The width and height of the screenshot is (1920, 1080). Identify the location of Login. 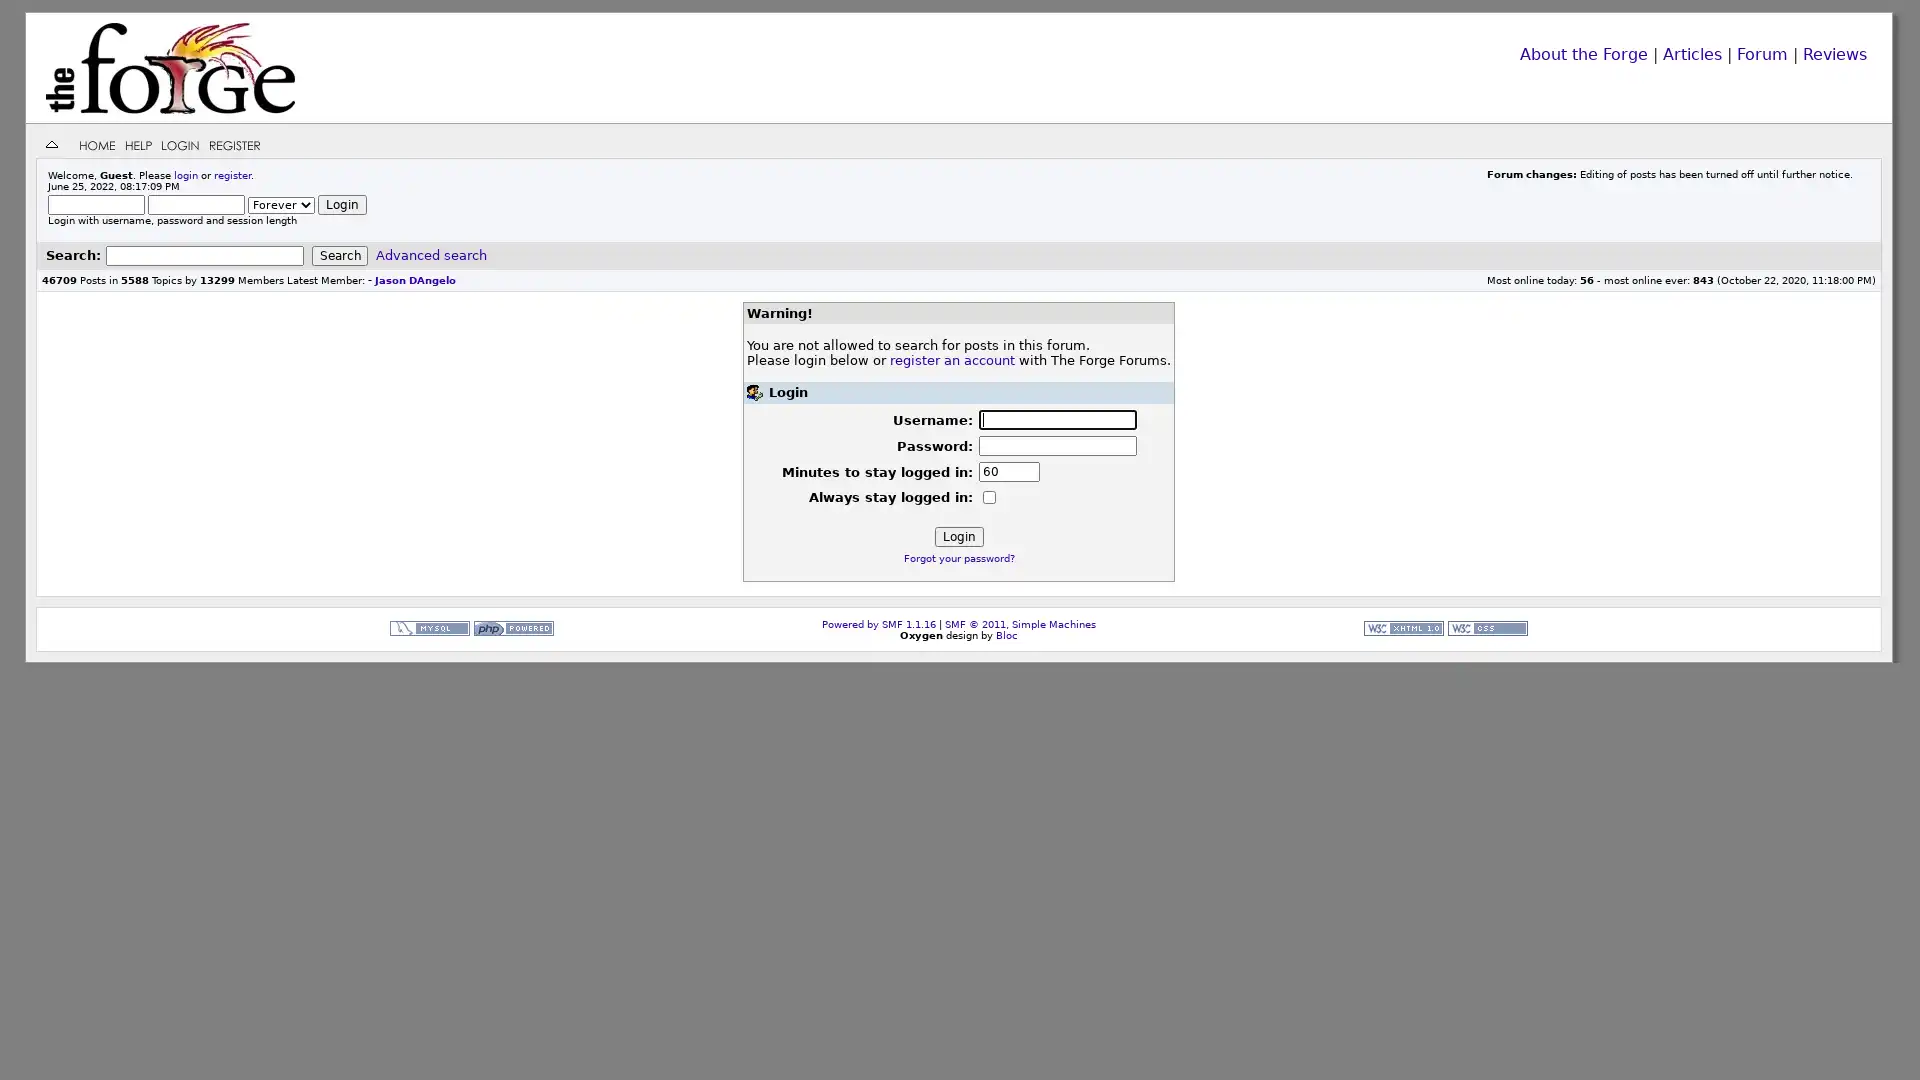
(957, 535).